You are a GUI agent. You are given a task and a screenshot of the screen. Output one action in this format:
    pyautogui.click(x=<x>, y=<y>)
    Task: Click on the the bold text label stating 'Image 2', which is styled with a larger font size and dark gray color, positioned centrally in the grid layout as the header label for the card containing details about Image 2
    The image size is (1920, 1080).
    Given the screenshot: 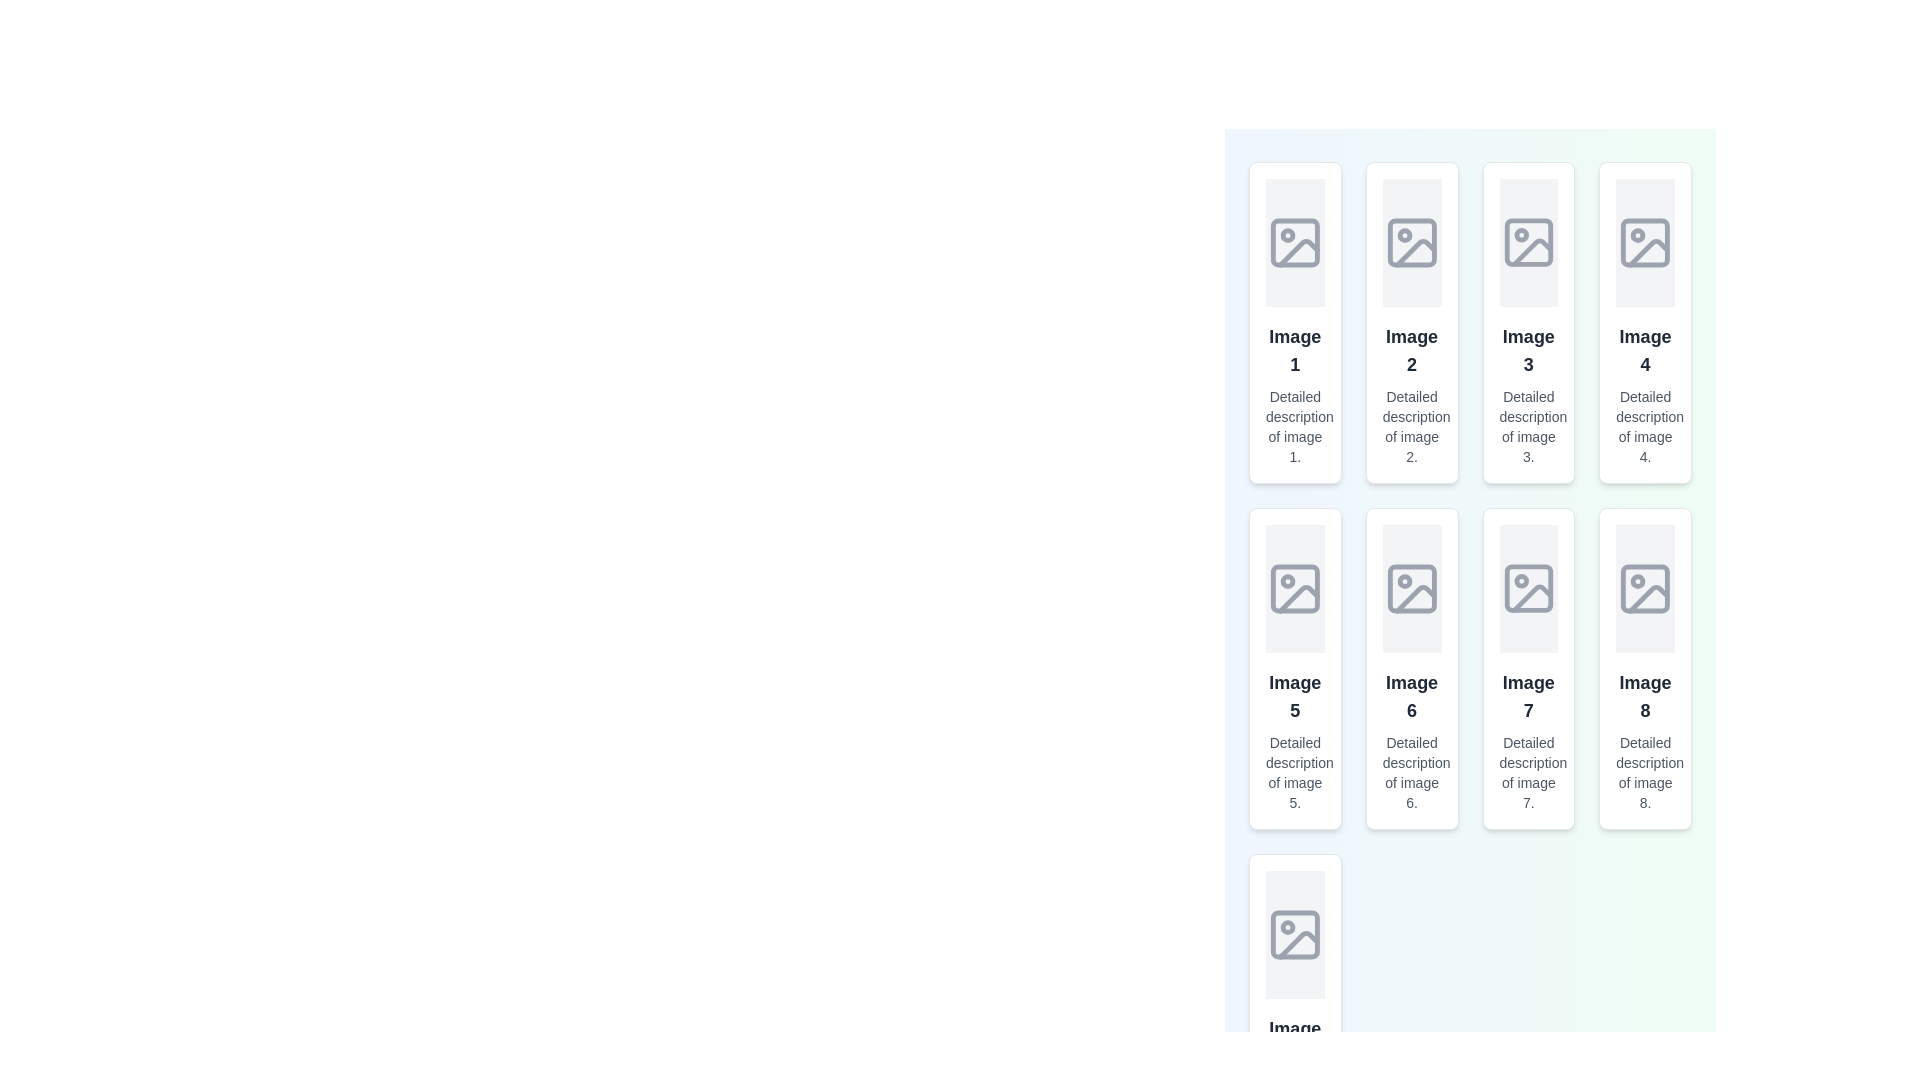 What is the action you would take?
    pyautogui.click(x=1411, y=350)
    